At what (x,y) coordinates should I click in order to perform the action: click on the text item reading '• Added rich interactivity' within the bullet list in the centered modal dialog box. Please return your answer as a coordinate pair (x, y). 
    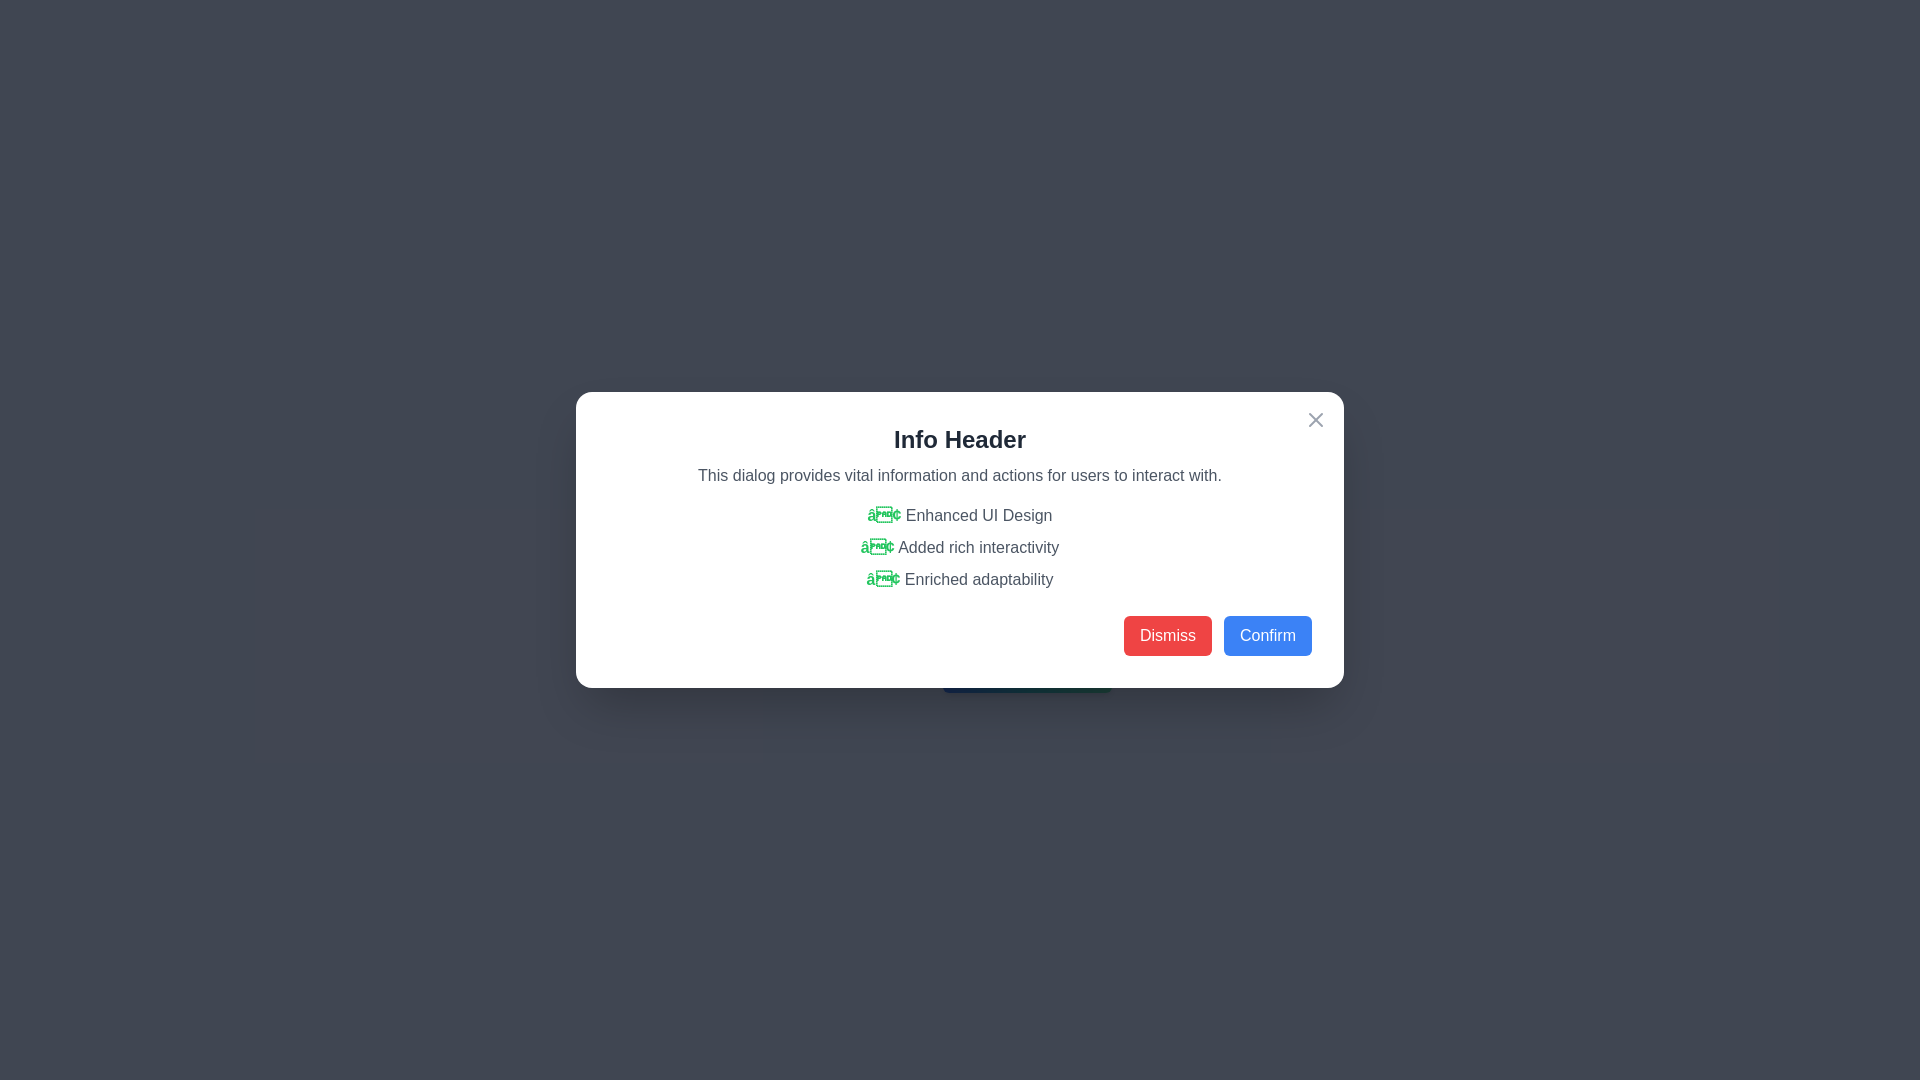
    Looking at the image, I should click on (960, 540).